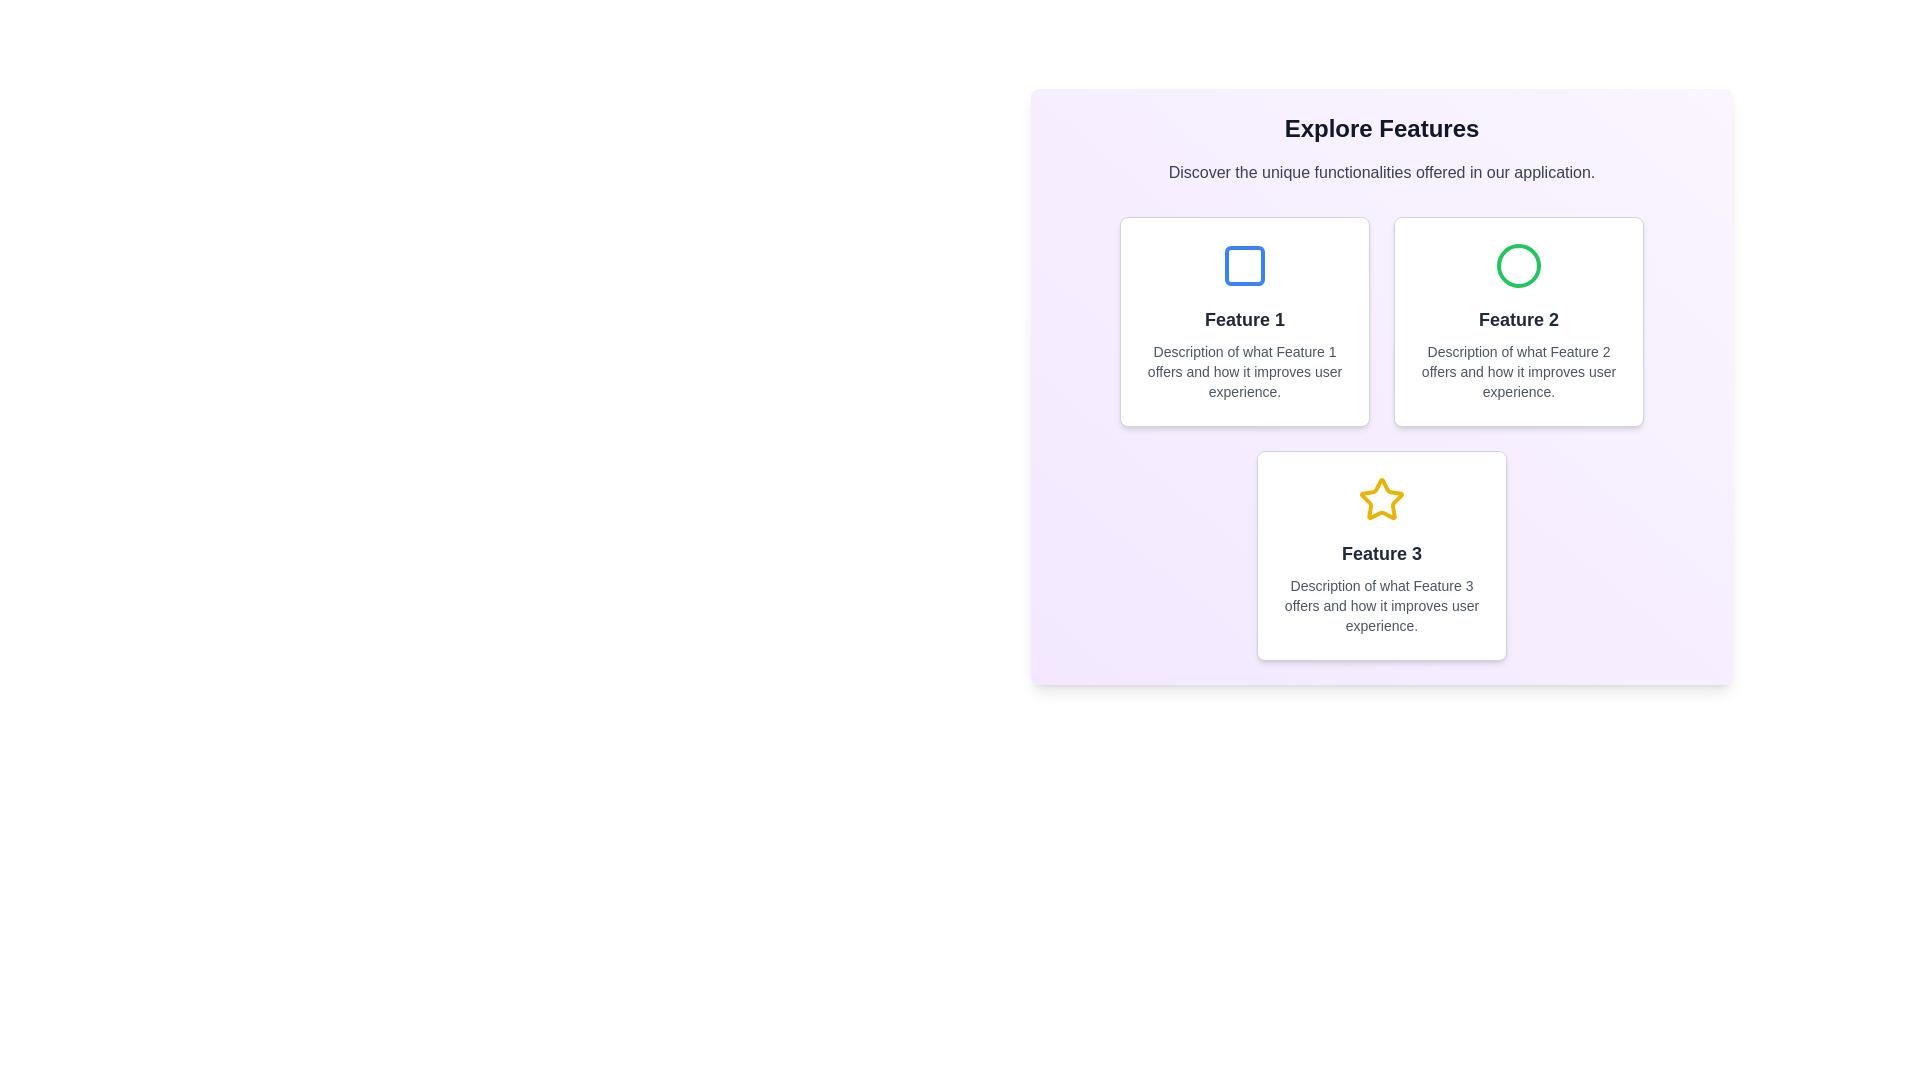  What do you see at coordinates (1381, 604) in the screenshot?
I see `the static text located beneath the heading 'Feature 3' in the third feature card of the grid layout` at bounding box center [1381, 604].